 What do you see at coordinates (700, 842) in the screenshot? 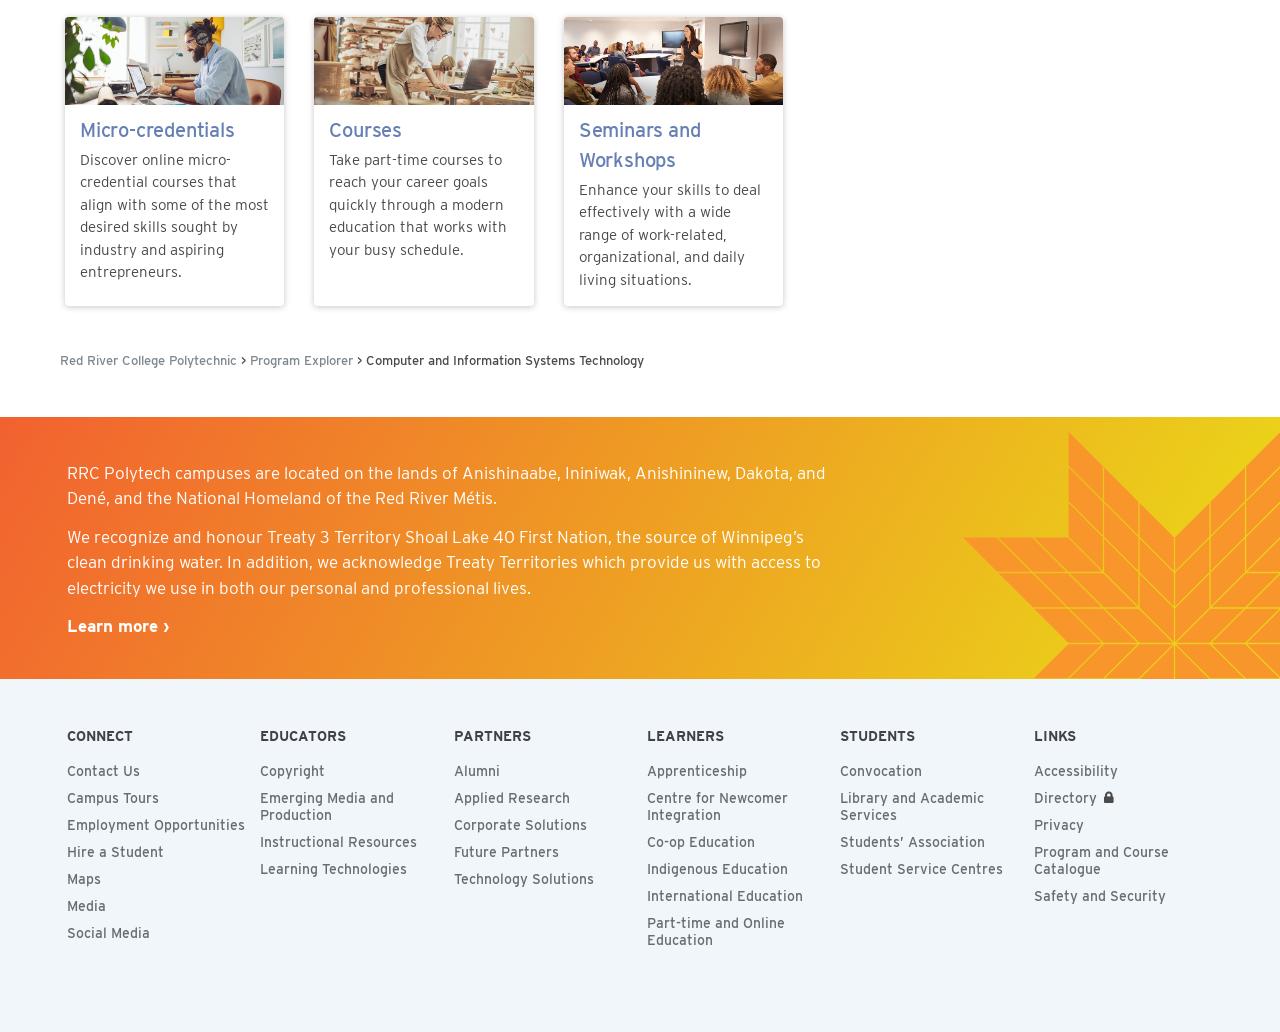
I see `'Co-op Education'` at bounding box center [700, 842].